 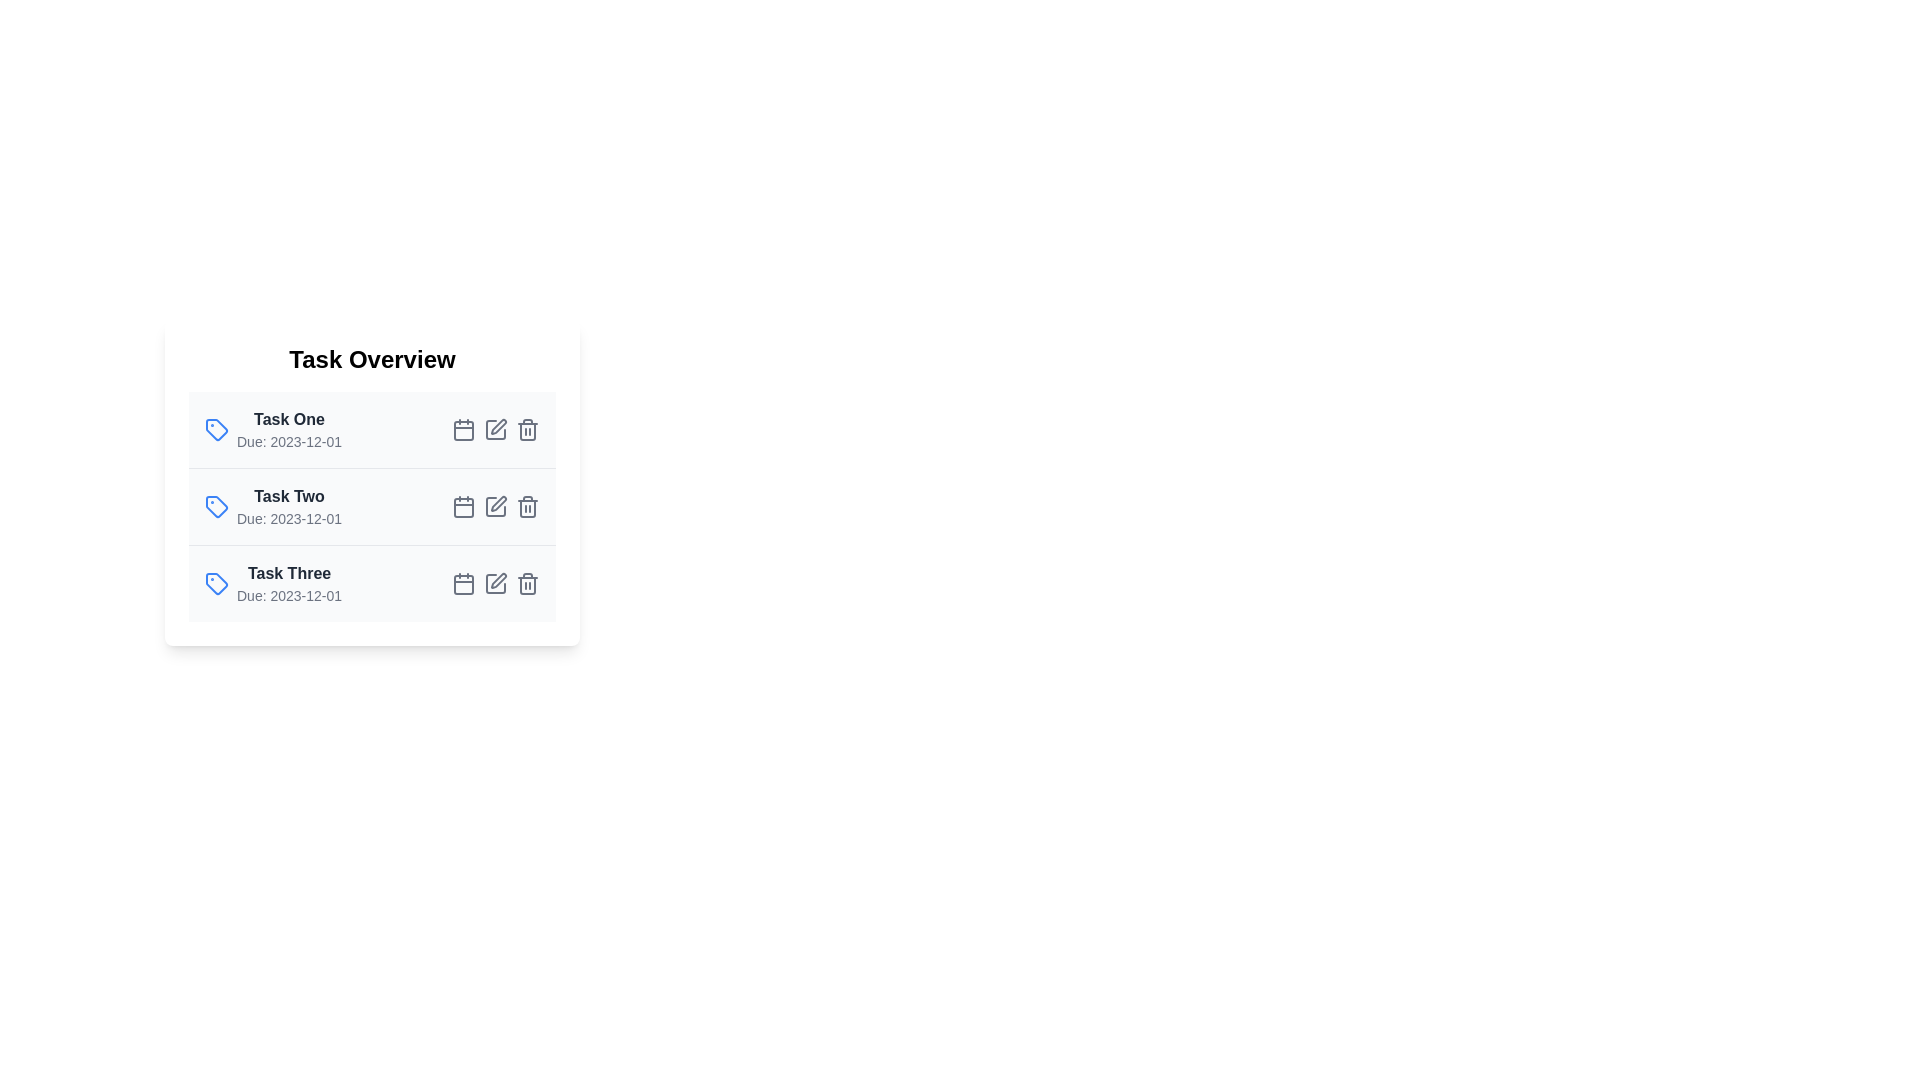 What do you see at coordinates (272, 583) in the screenshot?
I see `task information displayed in the third row of the task overview list, which includes 'Task Three' in bold dark gray text and 'Due: 2023-12-01' in smaller lighter gray text, along with a blue tag icon to its left` at bounding box center [272, 583].